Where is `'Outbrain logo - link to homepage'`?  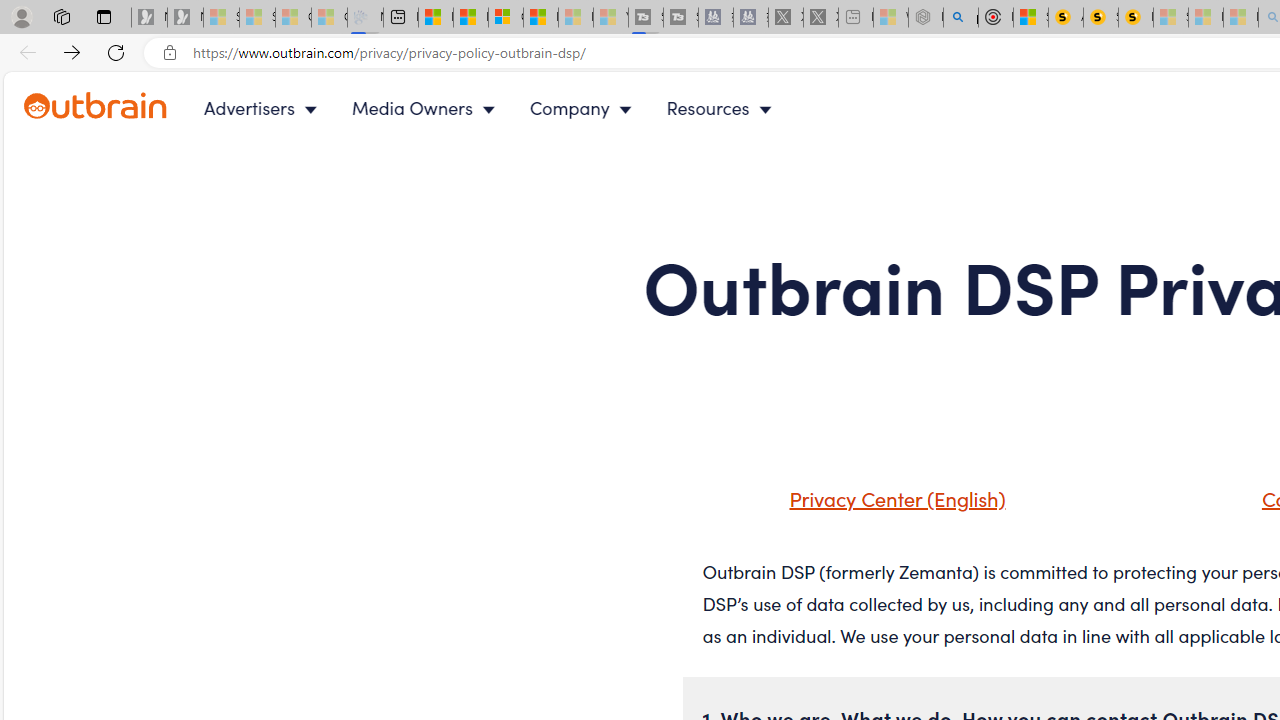 'Outbrain logo - link to homepage' is located at coordinates (95, 106).